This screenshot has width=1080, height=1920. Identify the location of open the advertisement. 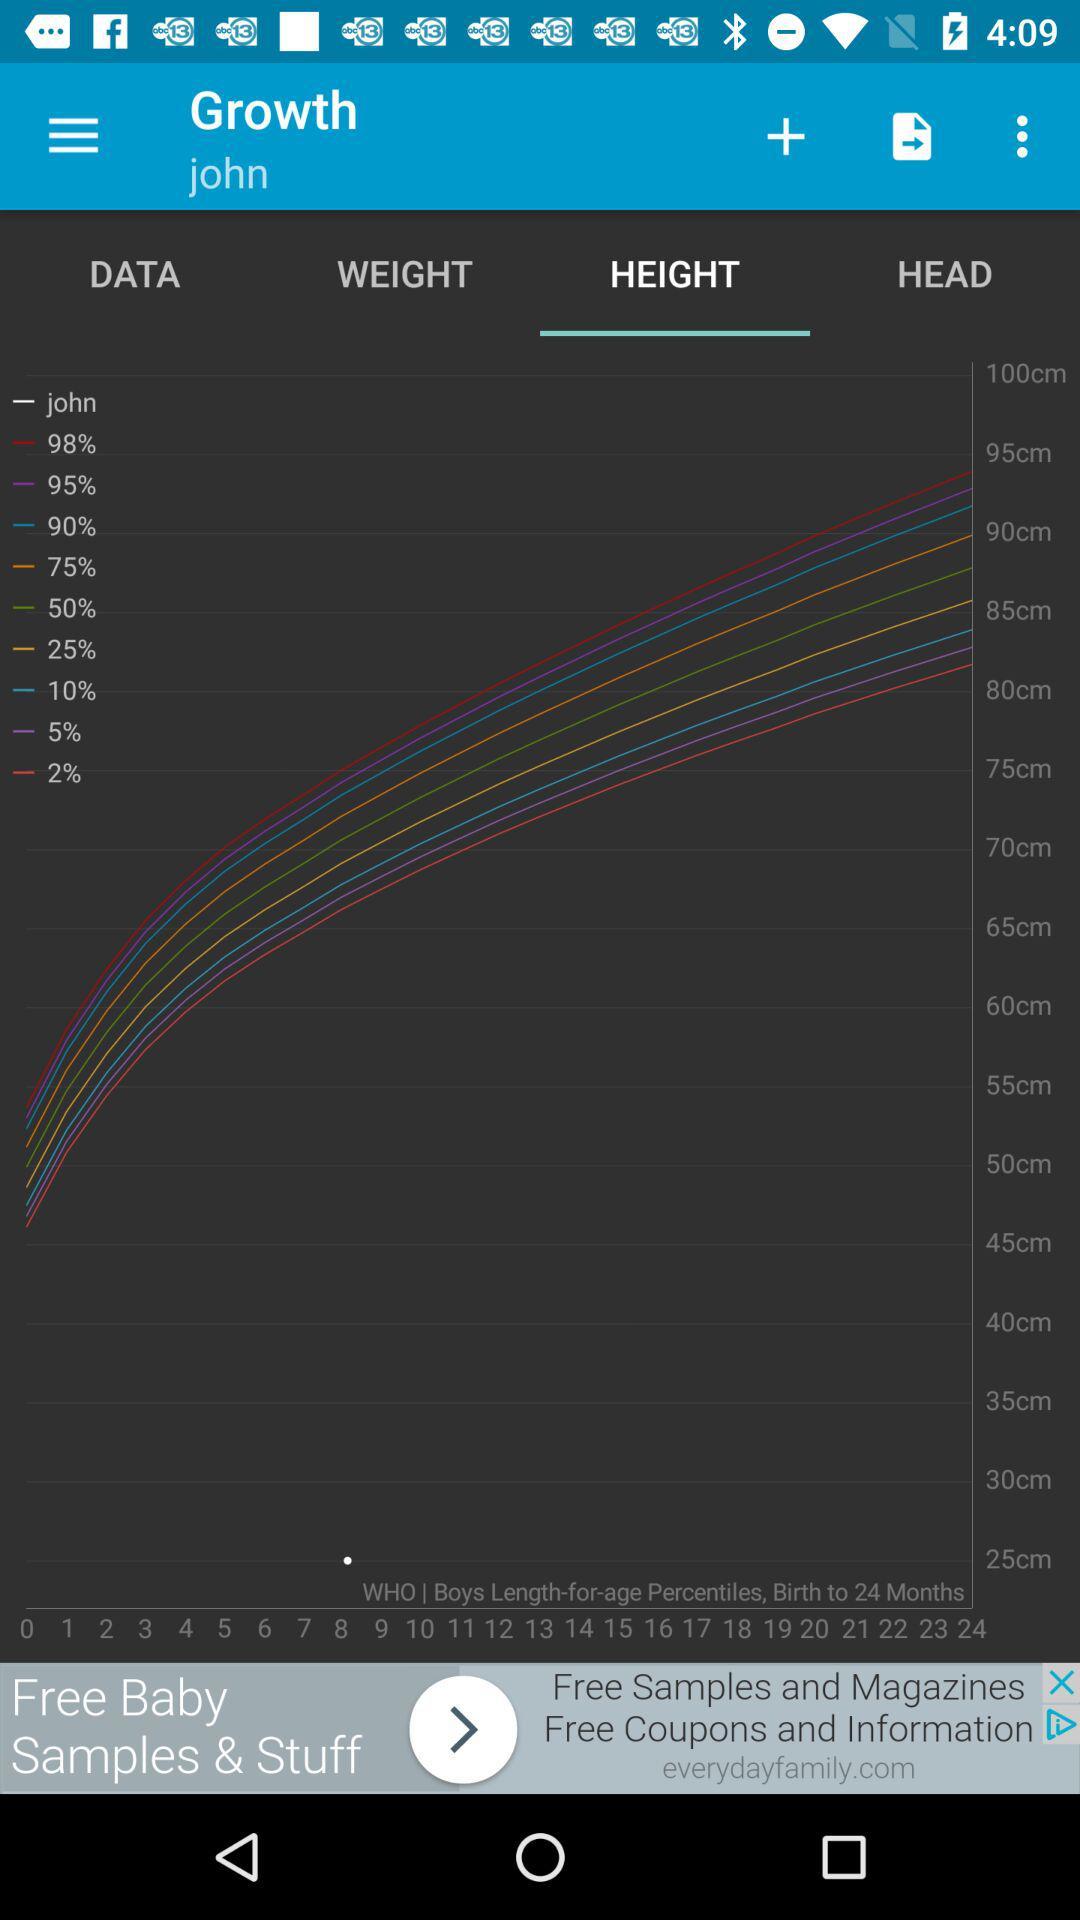
(540, 1727).